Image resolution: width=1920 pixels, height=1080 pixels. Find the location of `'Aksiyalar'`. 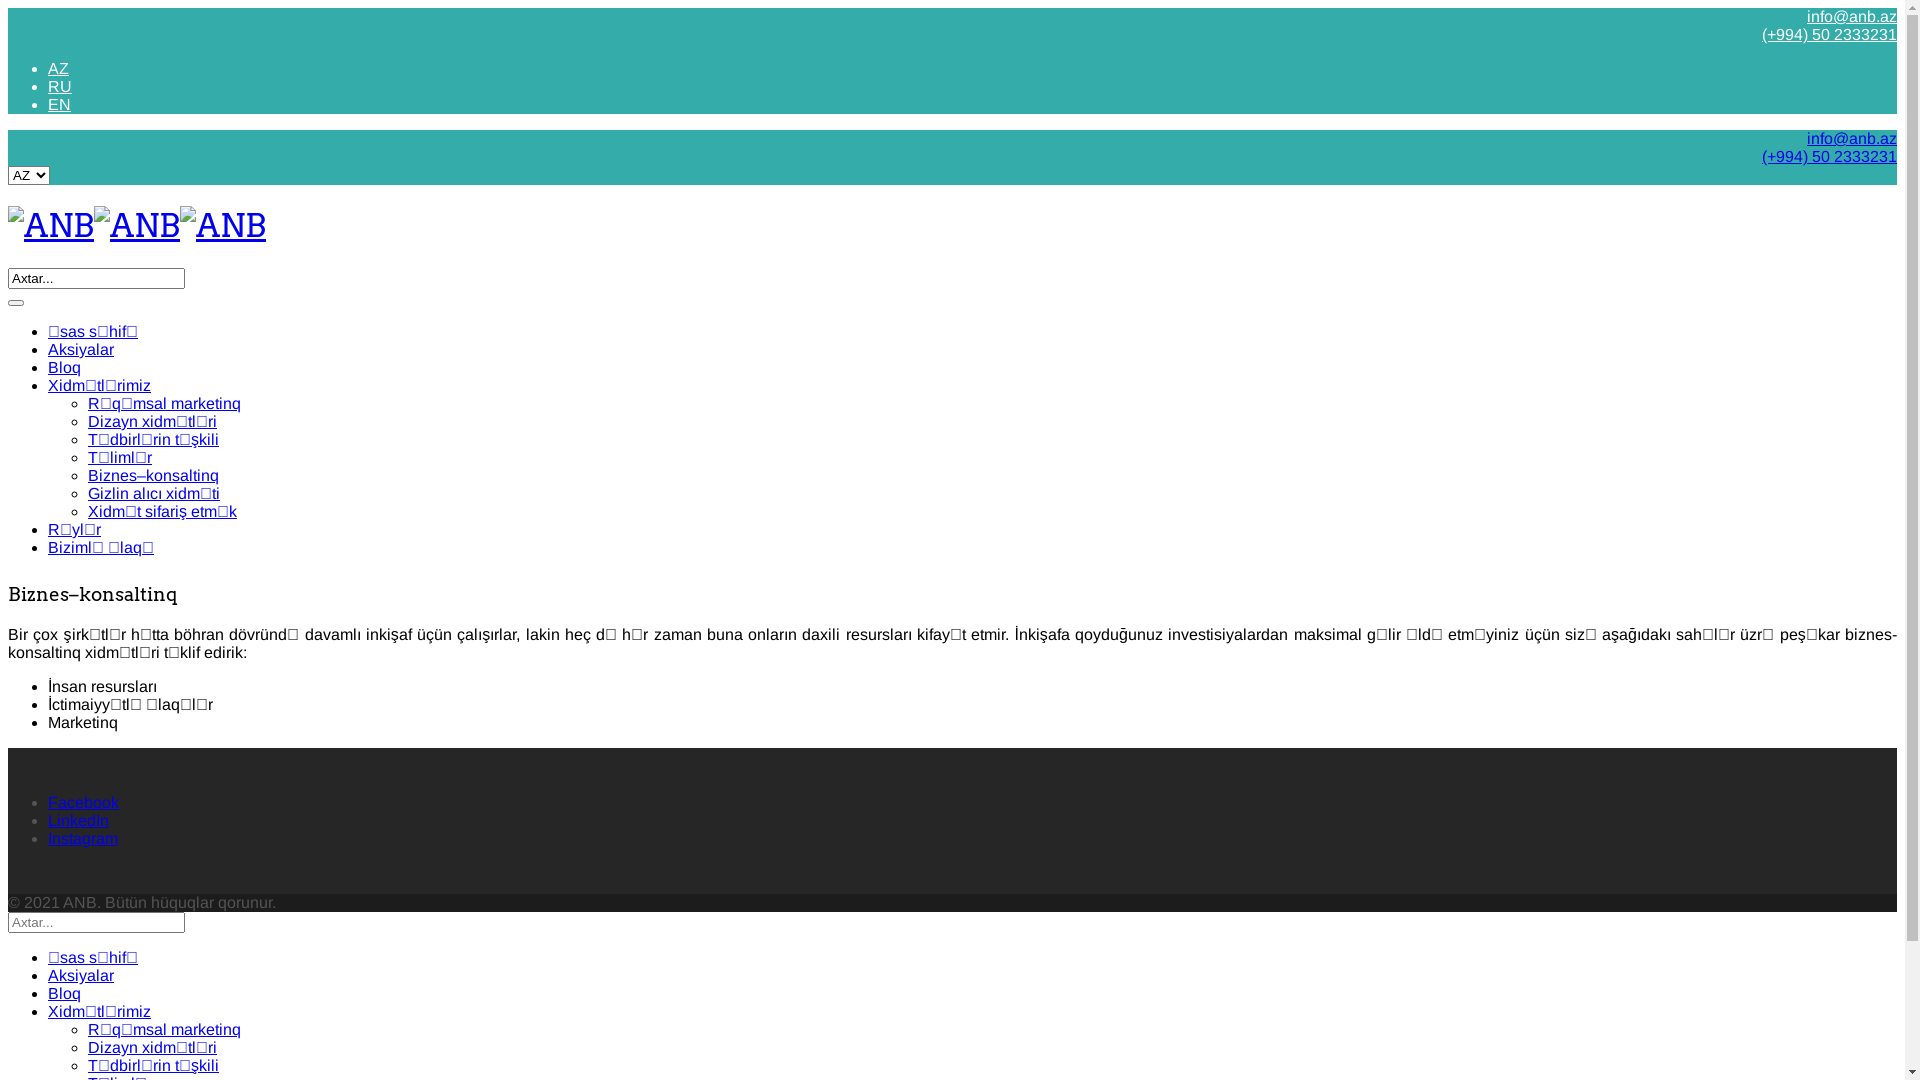

'Aksiyalar' is located at coordinates (80, 348).